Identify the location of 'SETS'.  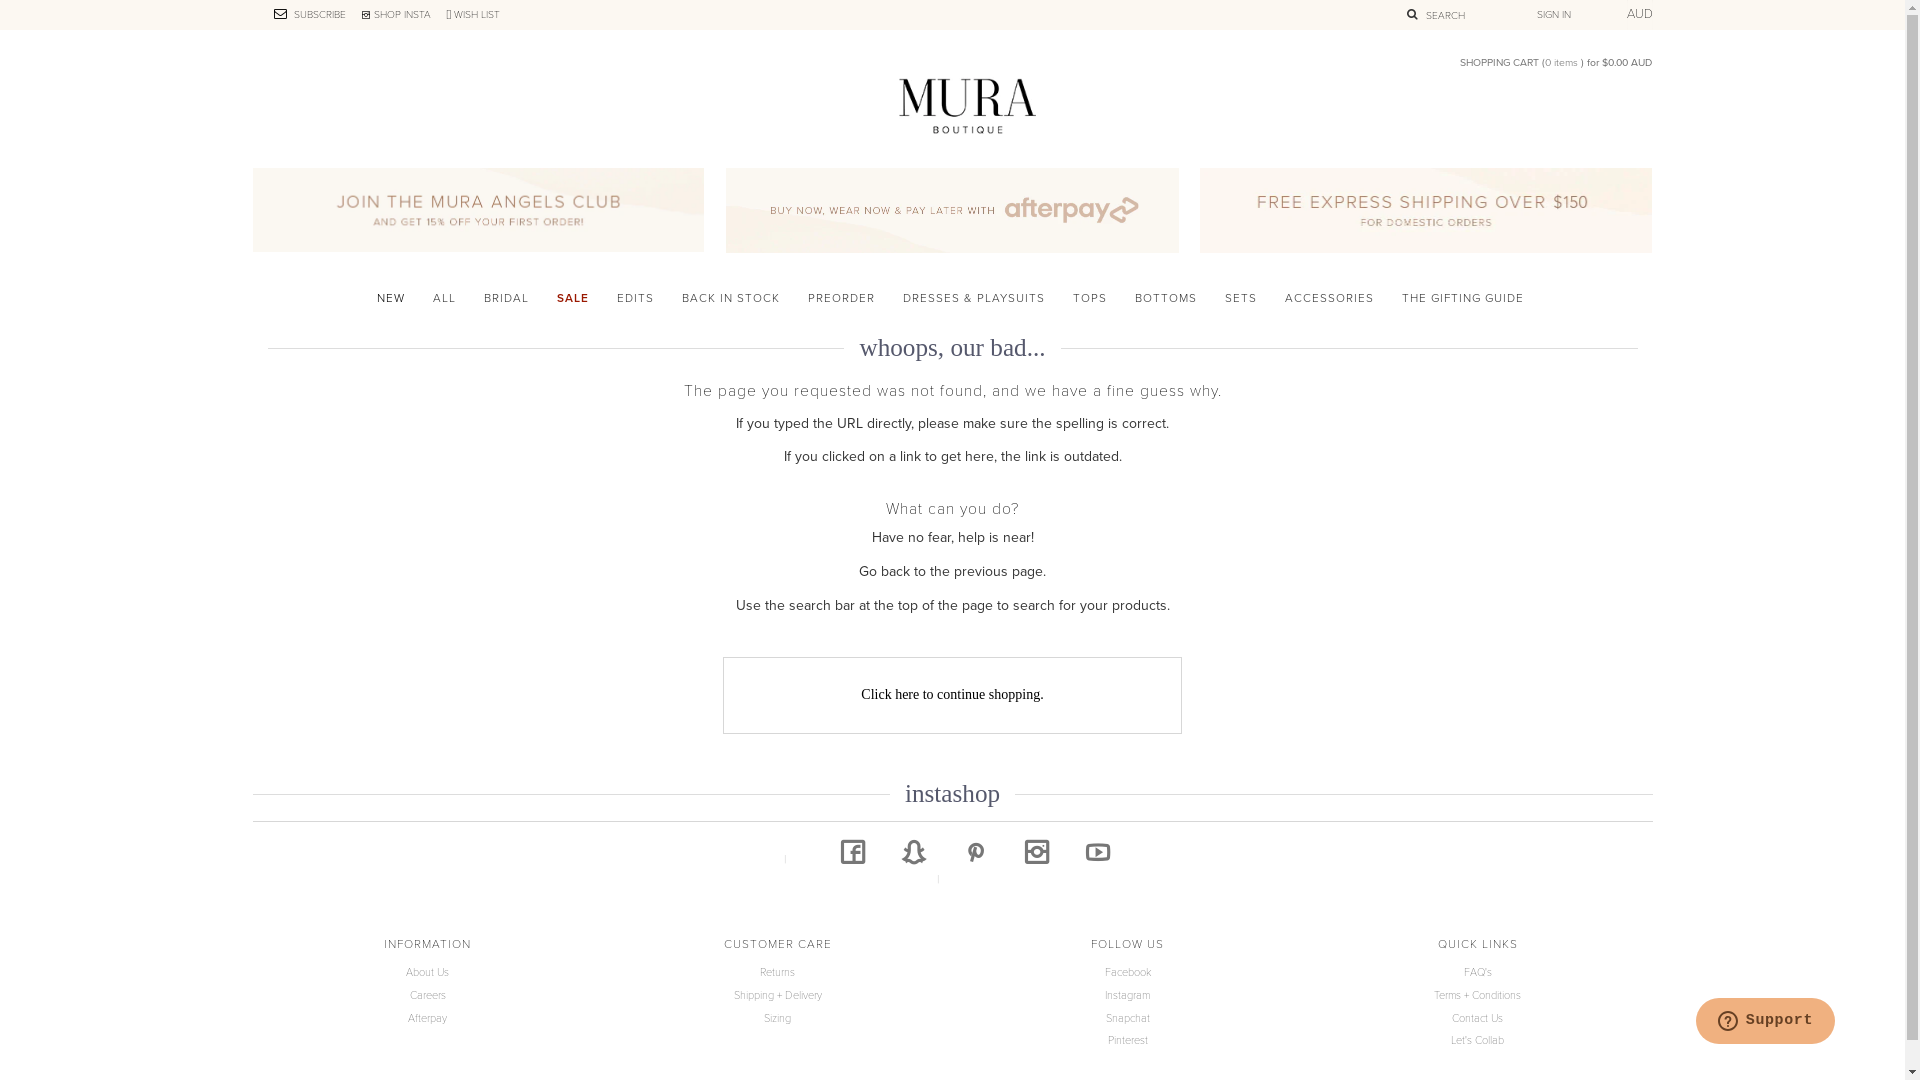
(1240, 298).